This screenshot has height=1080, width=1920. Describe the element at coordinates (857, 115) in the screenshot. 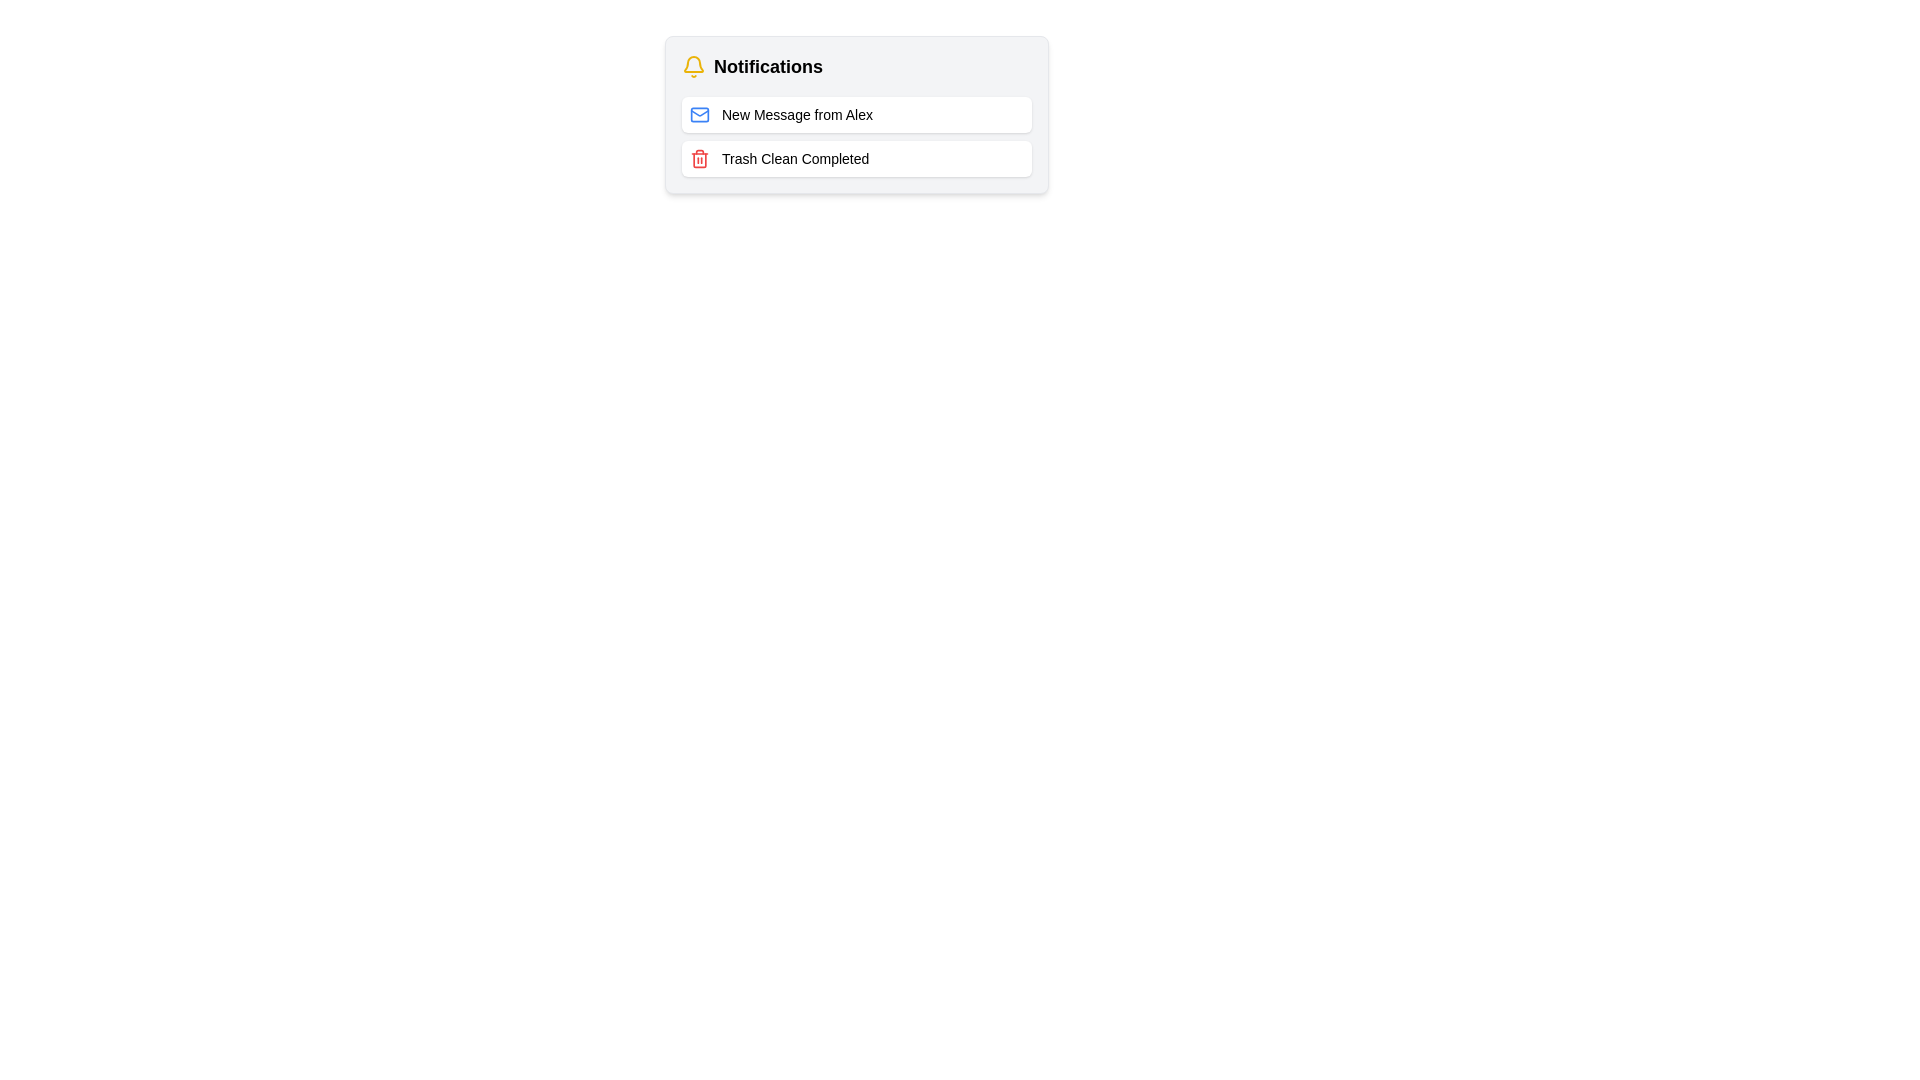

I see `the notification item 'New Message from Alex' to preview its details` at that location.